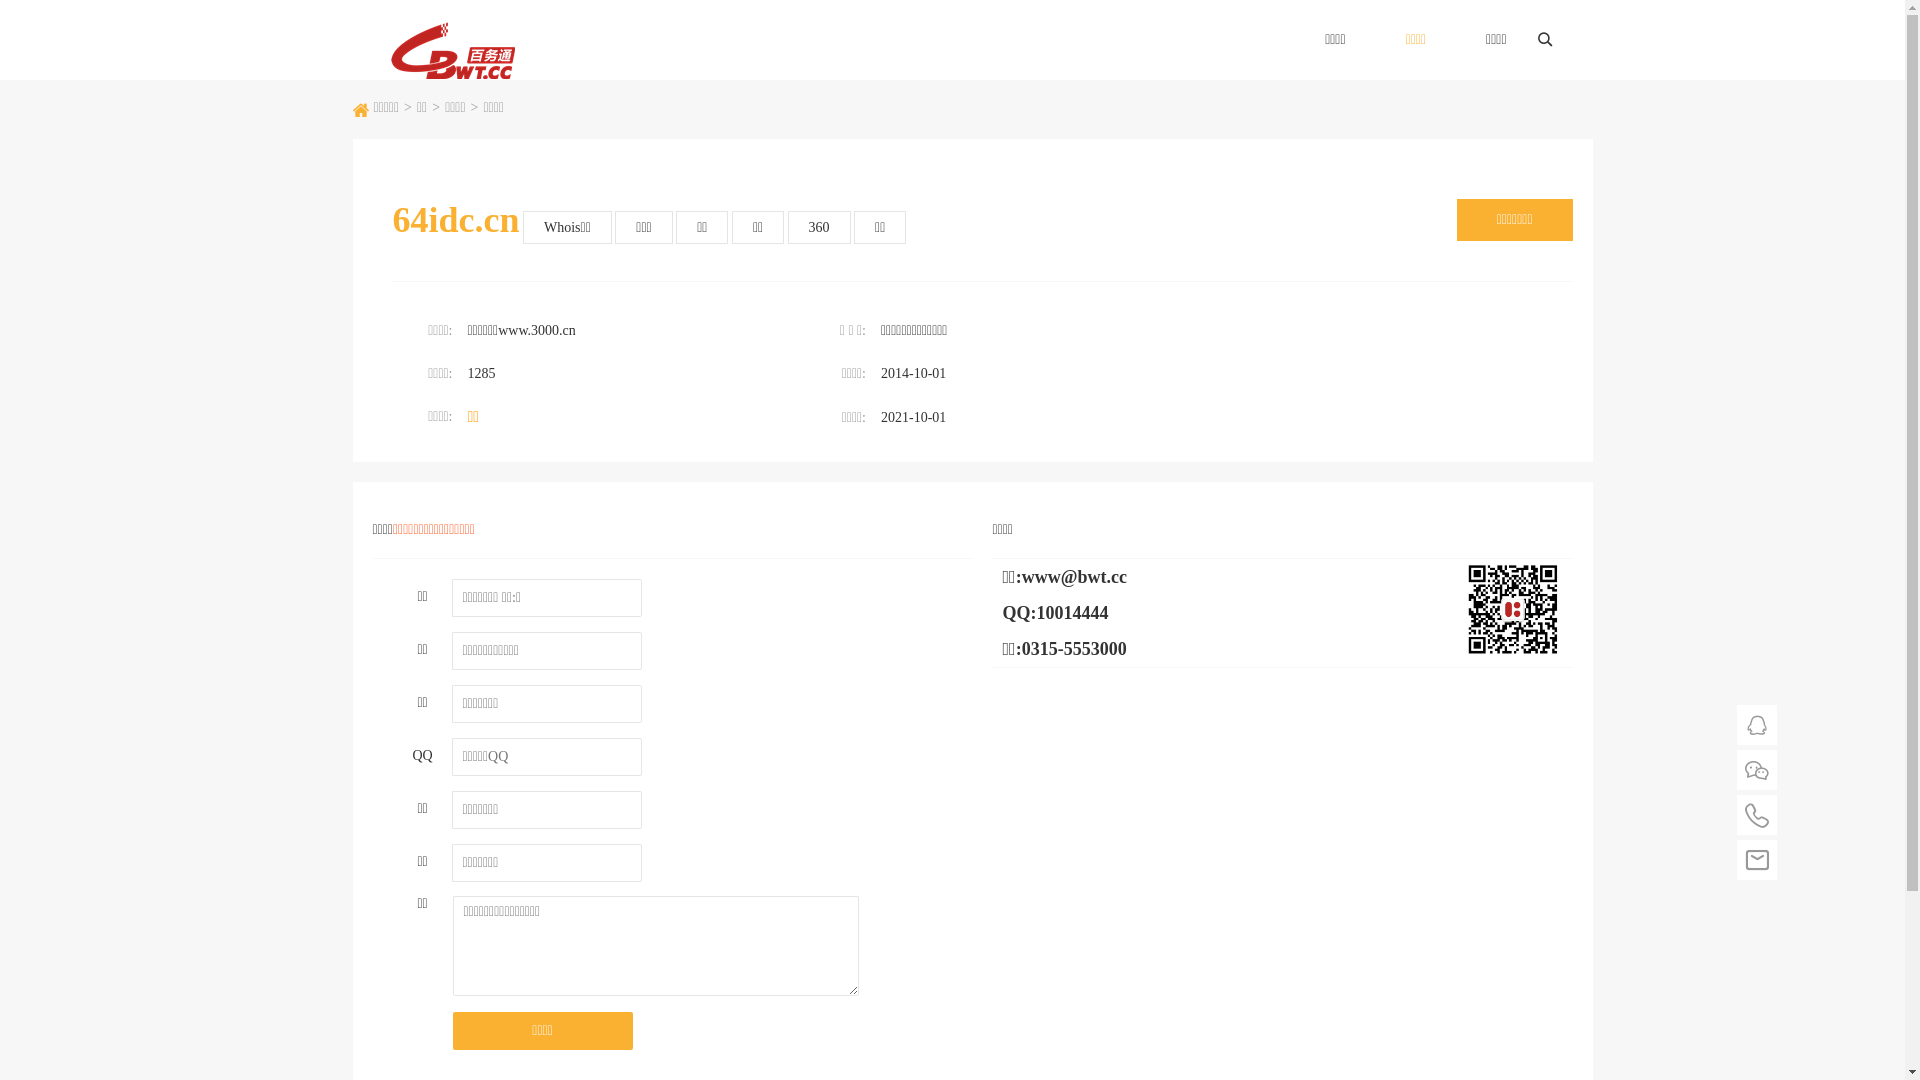 The width and height of the screenshot is (1920, 1080). I want to click on '360', so click(819, 226).